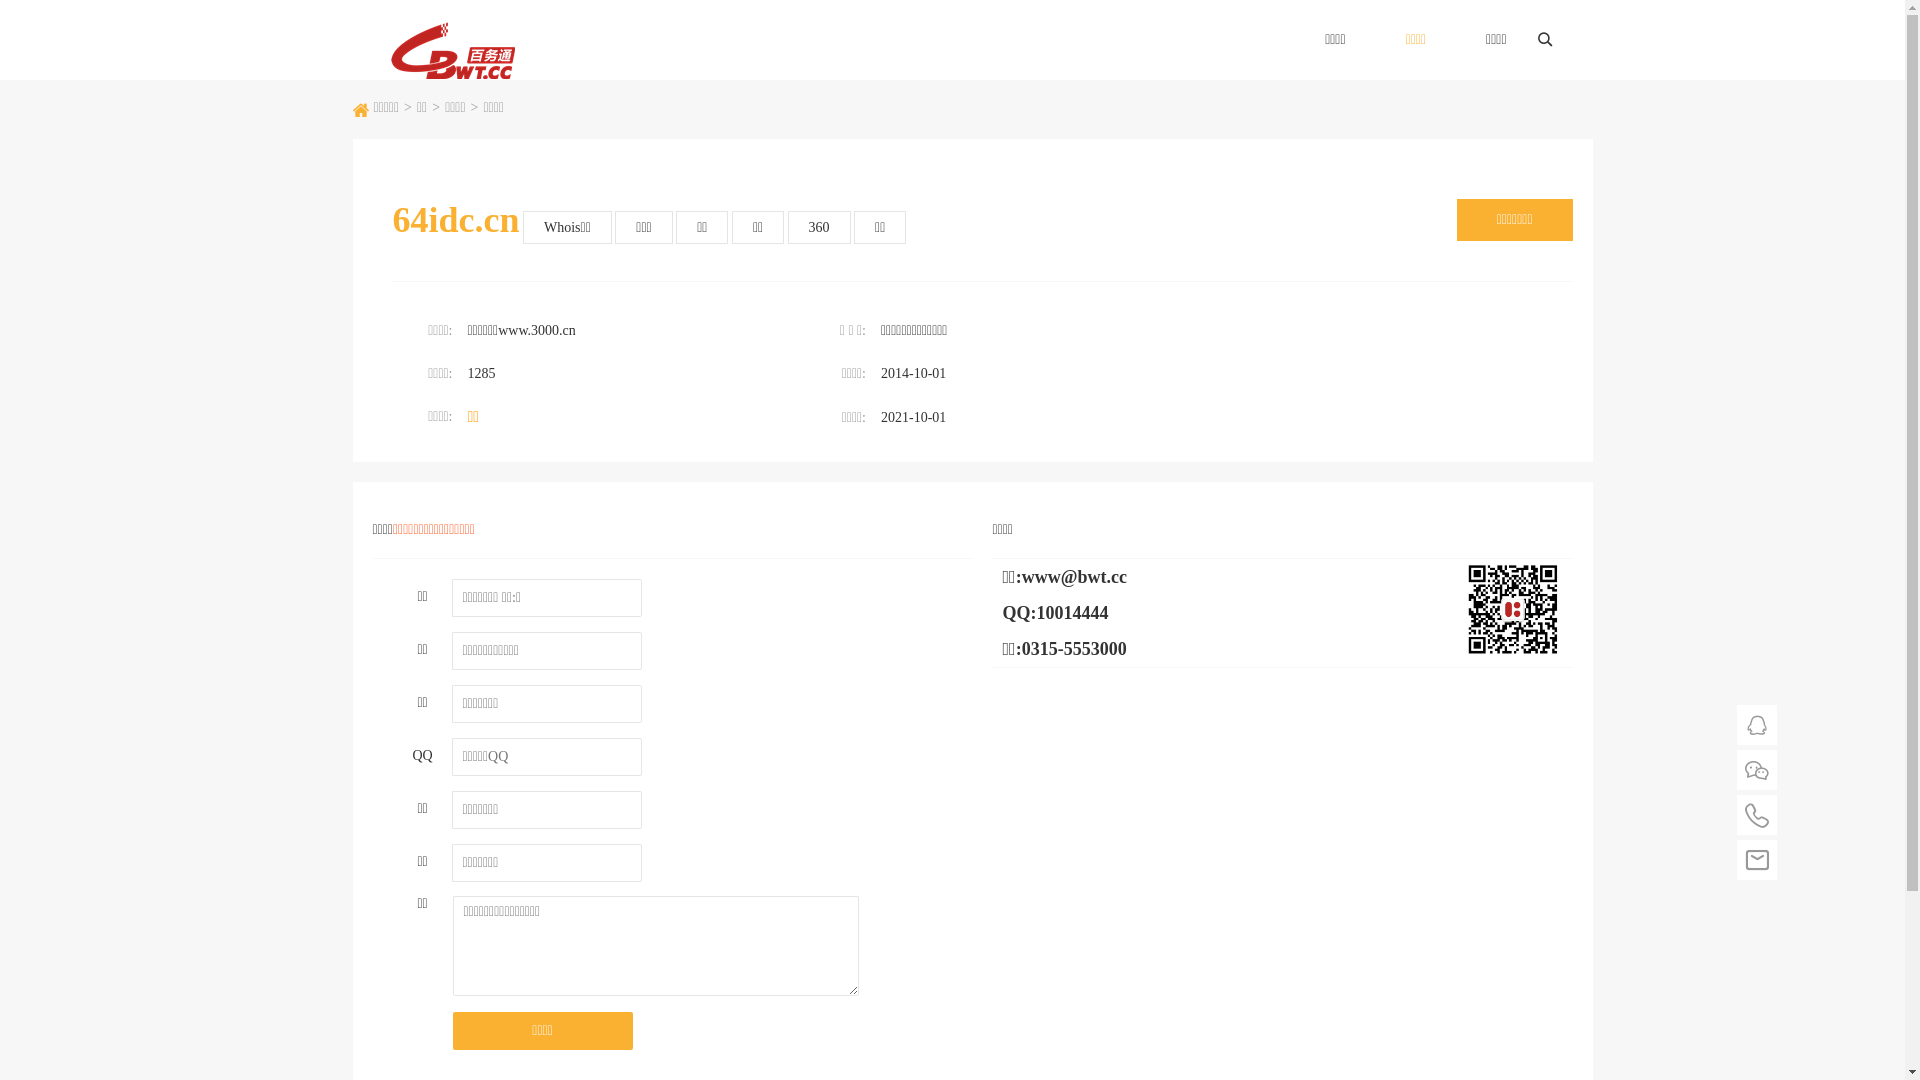 The width and height of the screenshot is (1920, 1080). I want to click on '360', so click(819, 226).